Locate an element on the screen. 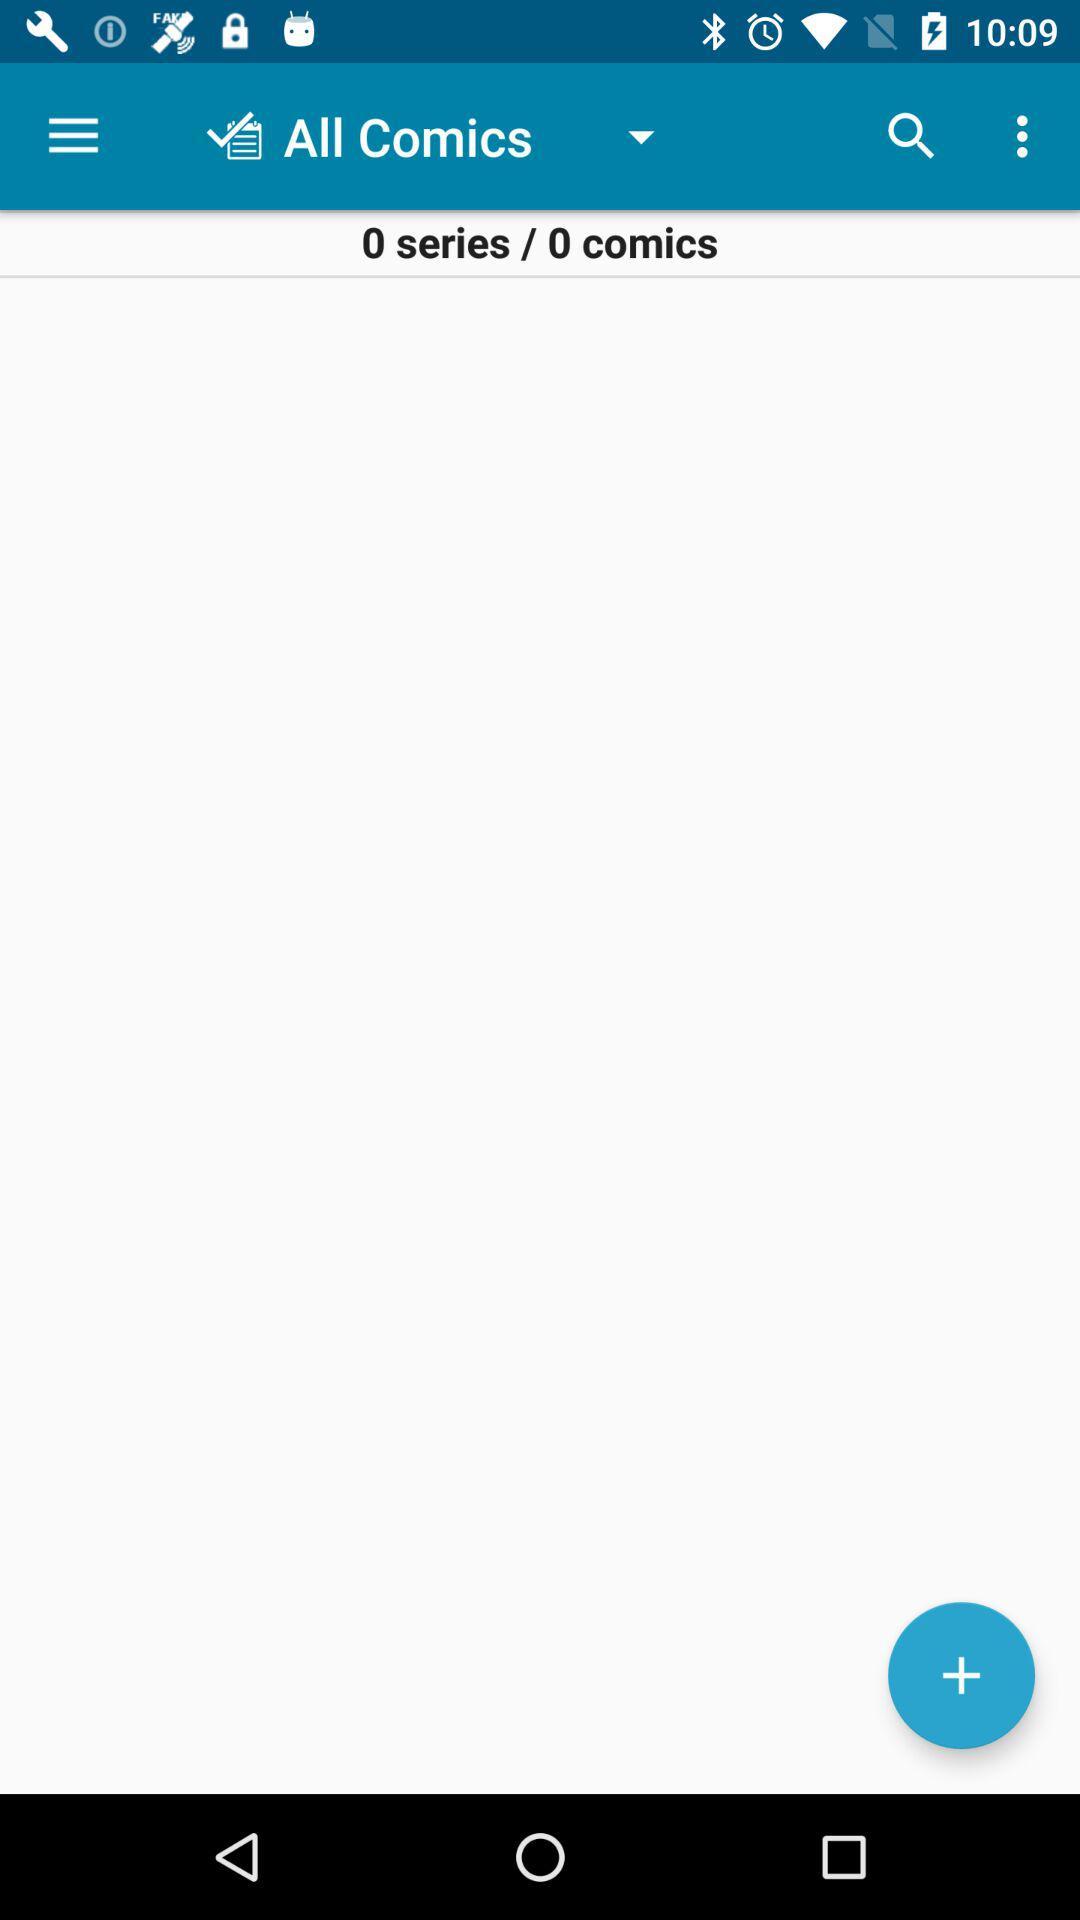 This screenshot has width=1080, height=1920. switch option is located at coordinates (960, 1675).